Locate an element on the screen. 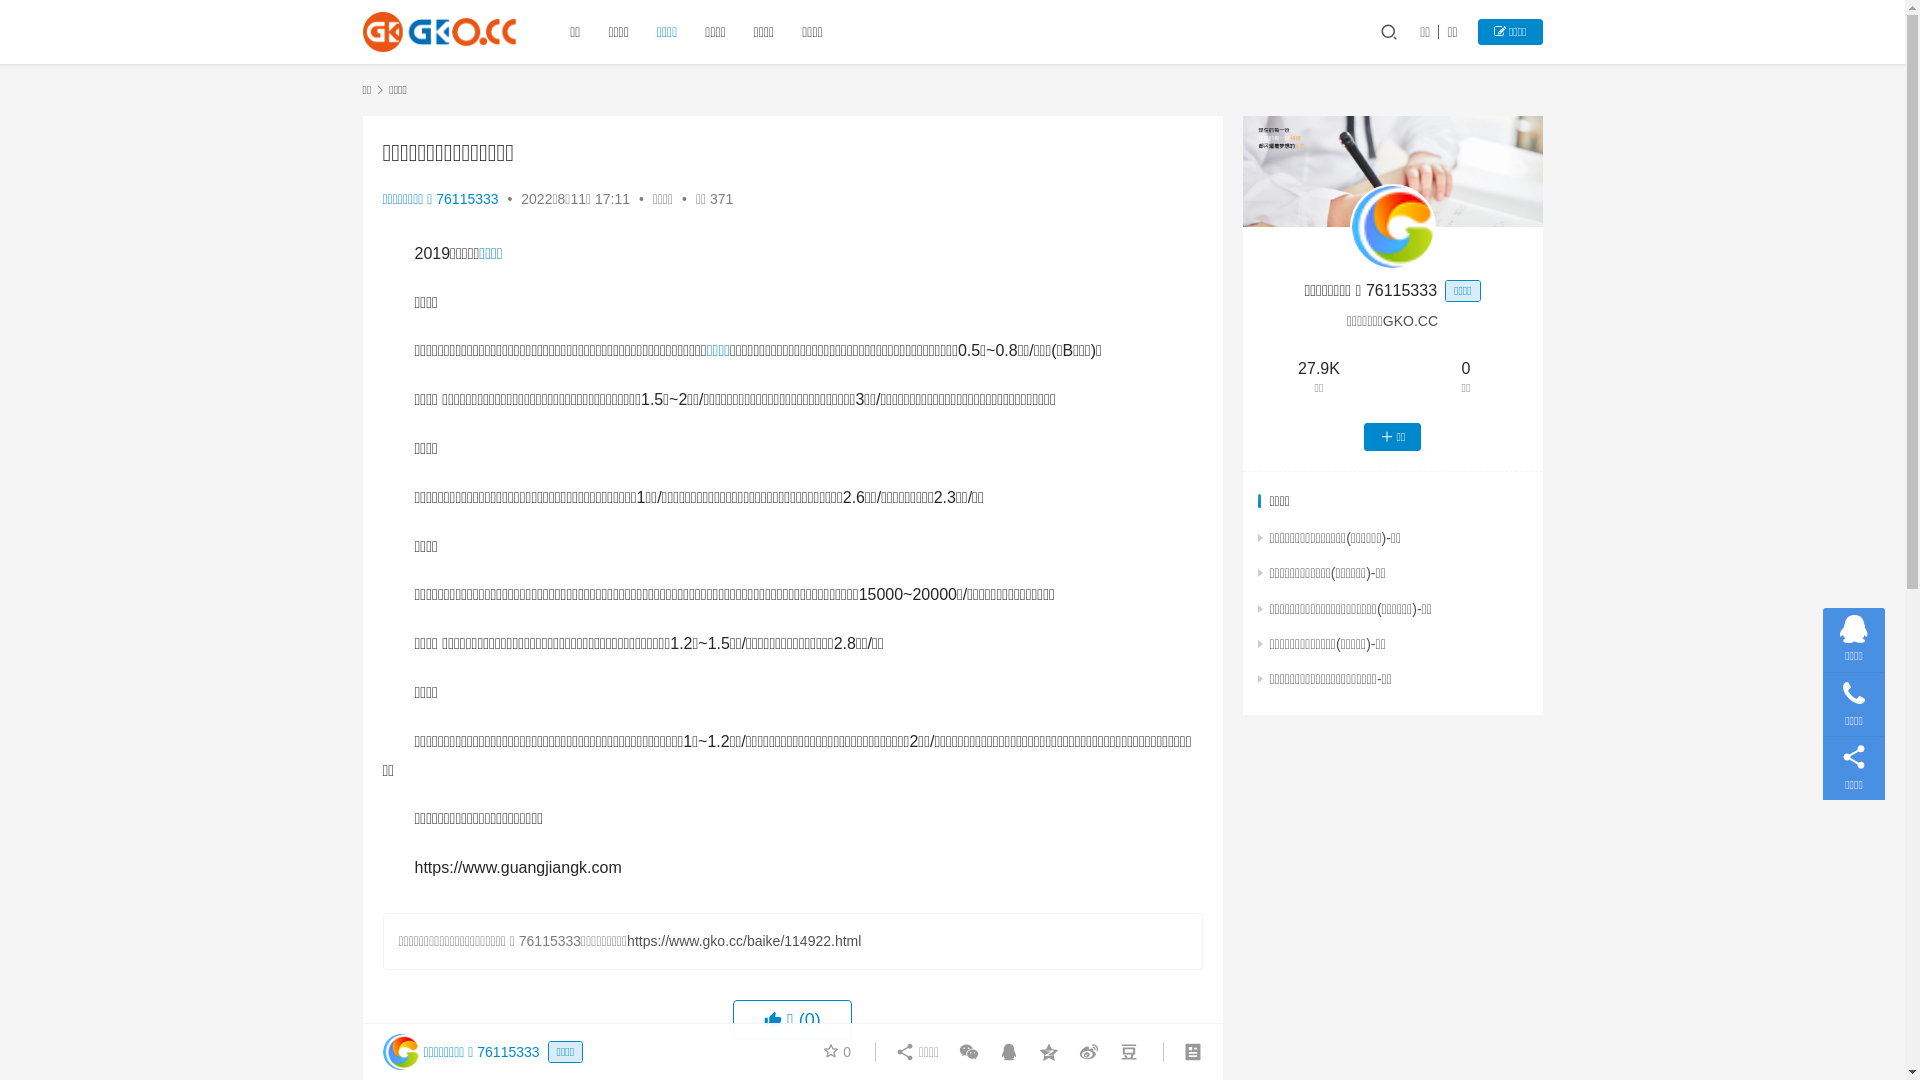  '0' is located at coordinates (836, 1051).